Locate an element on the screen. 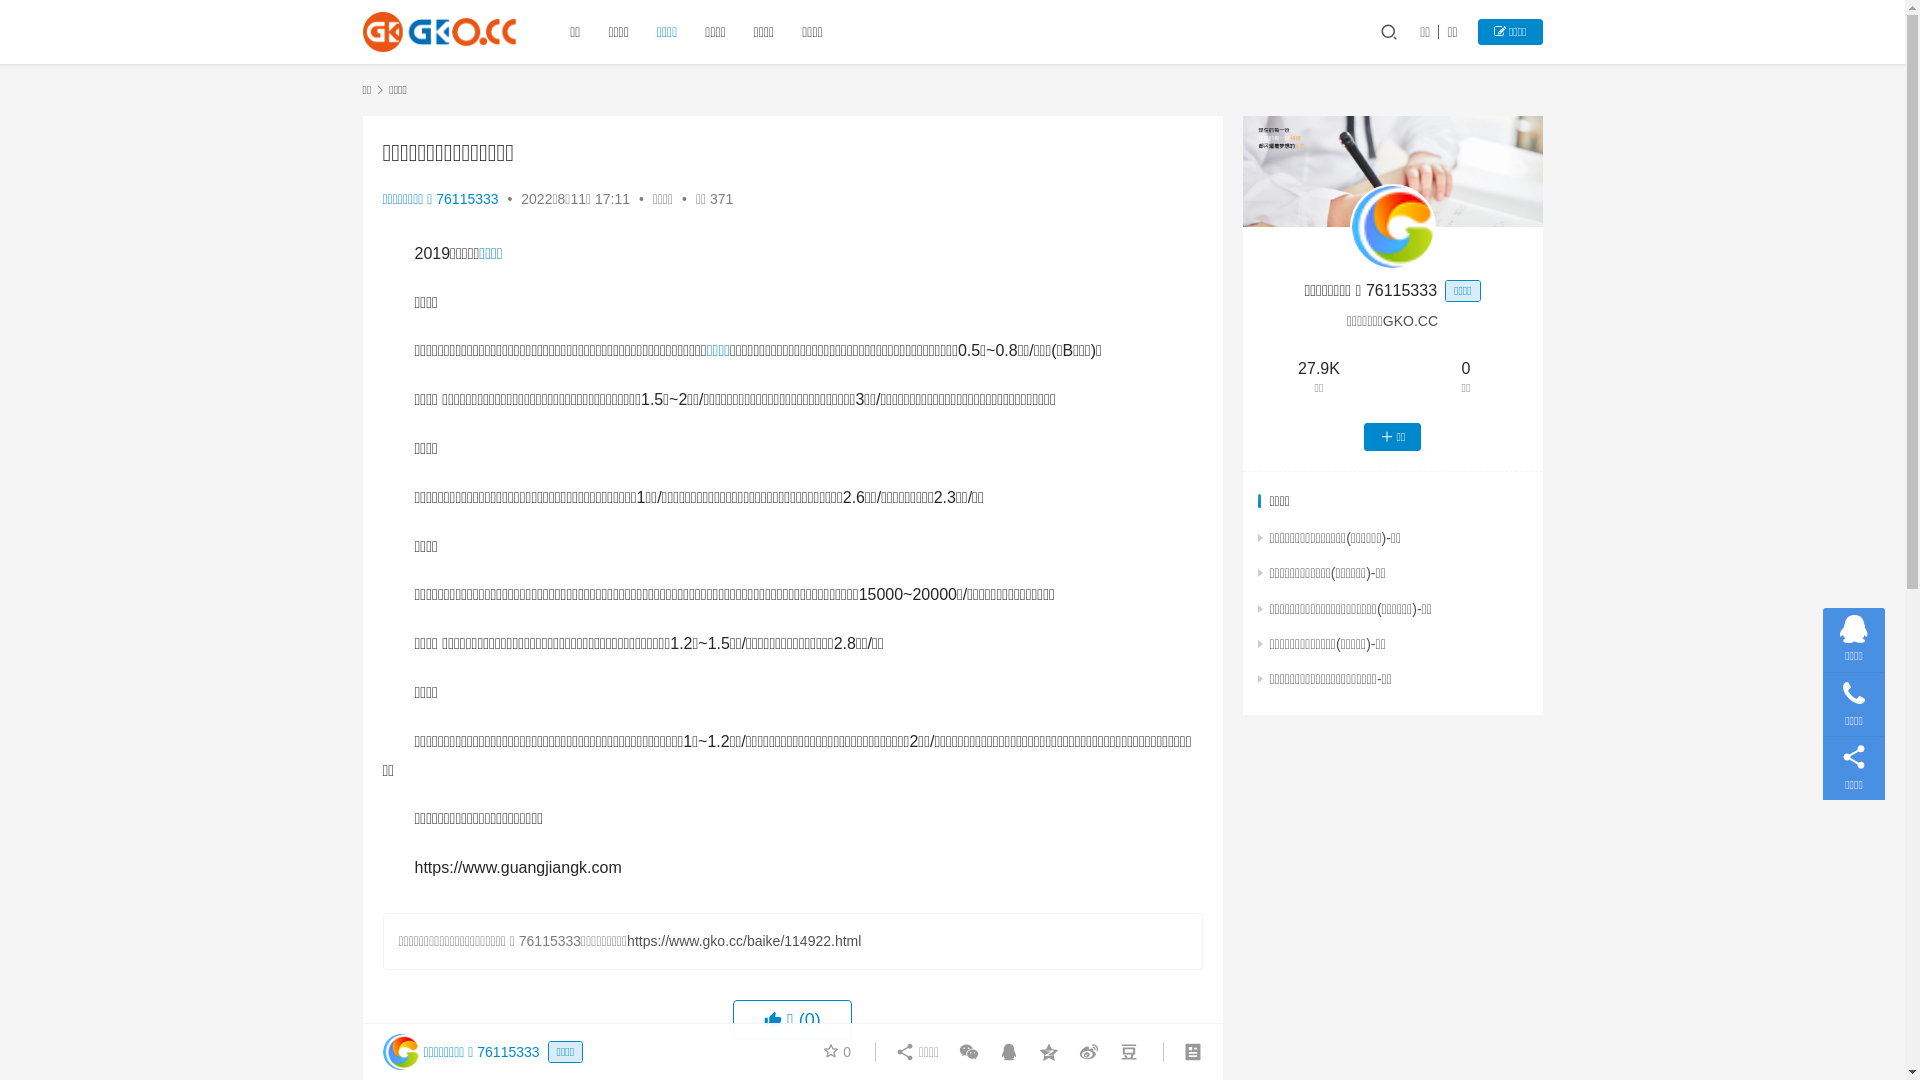  '0' is located at coordinates (836, 1051).